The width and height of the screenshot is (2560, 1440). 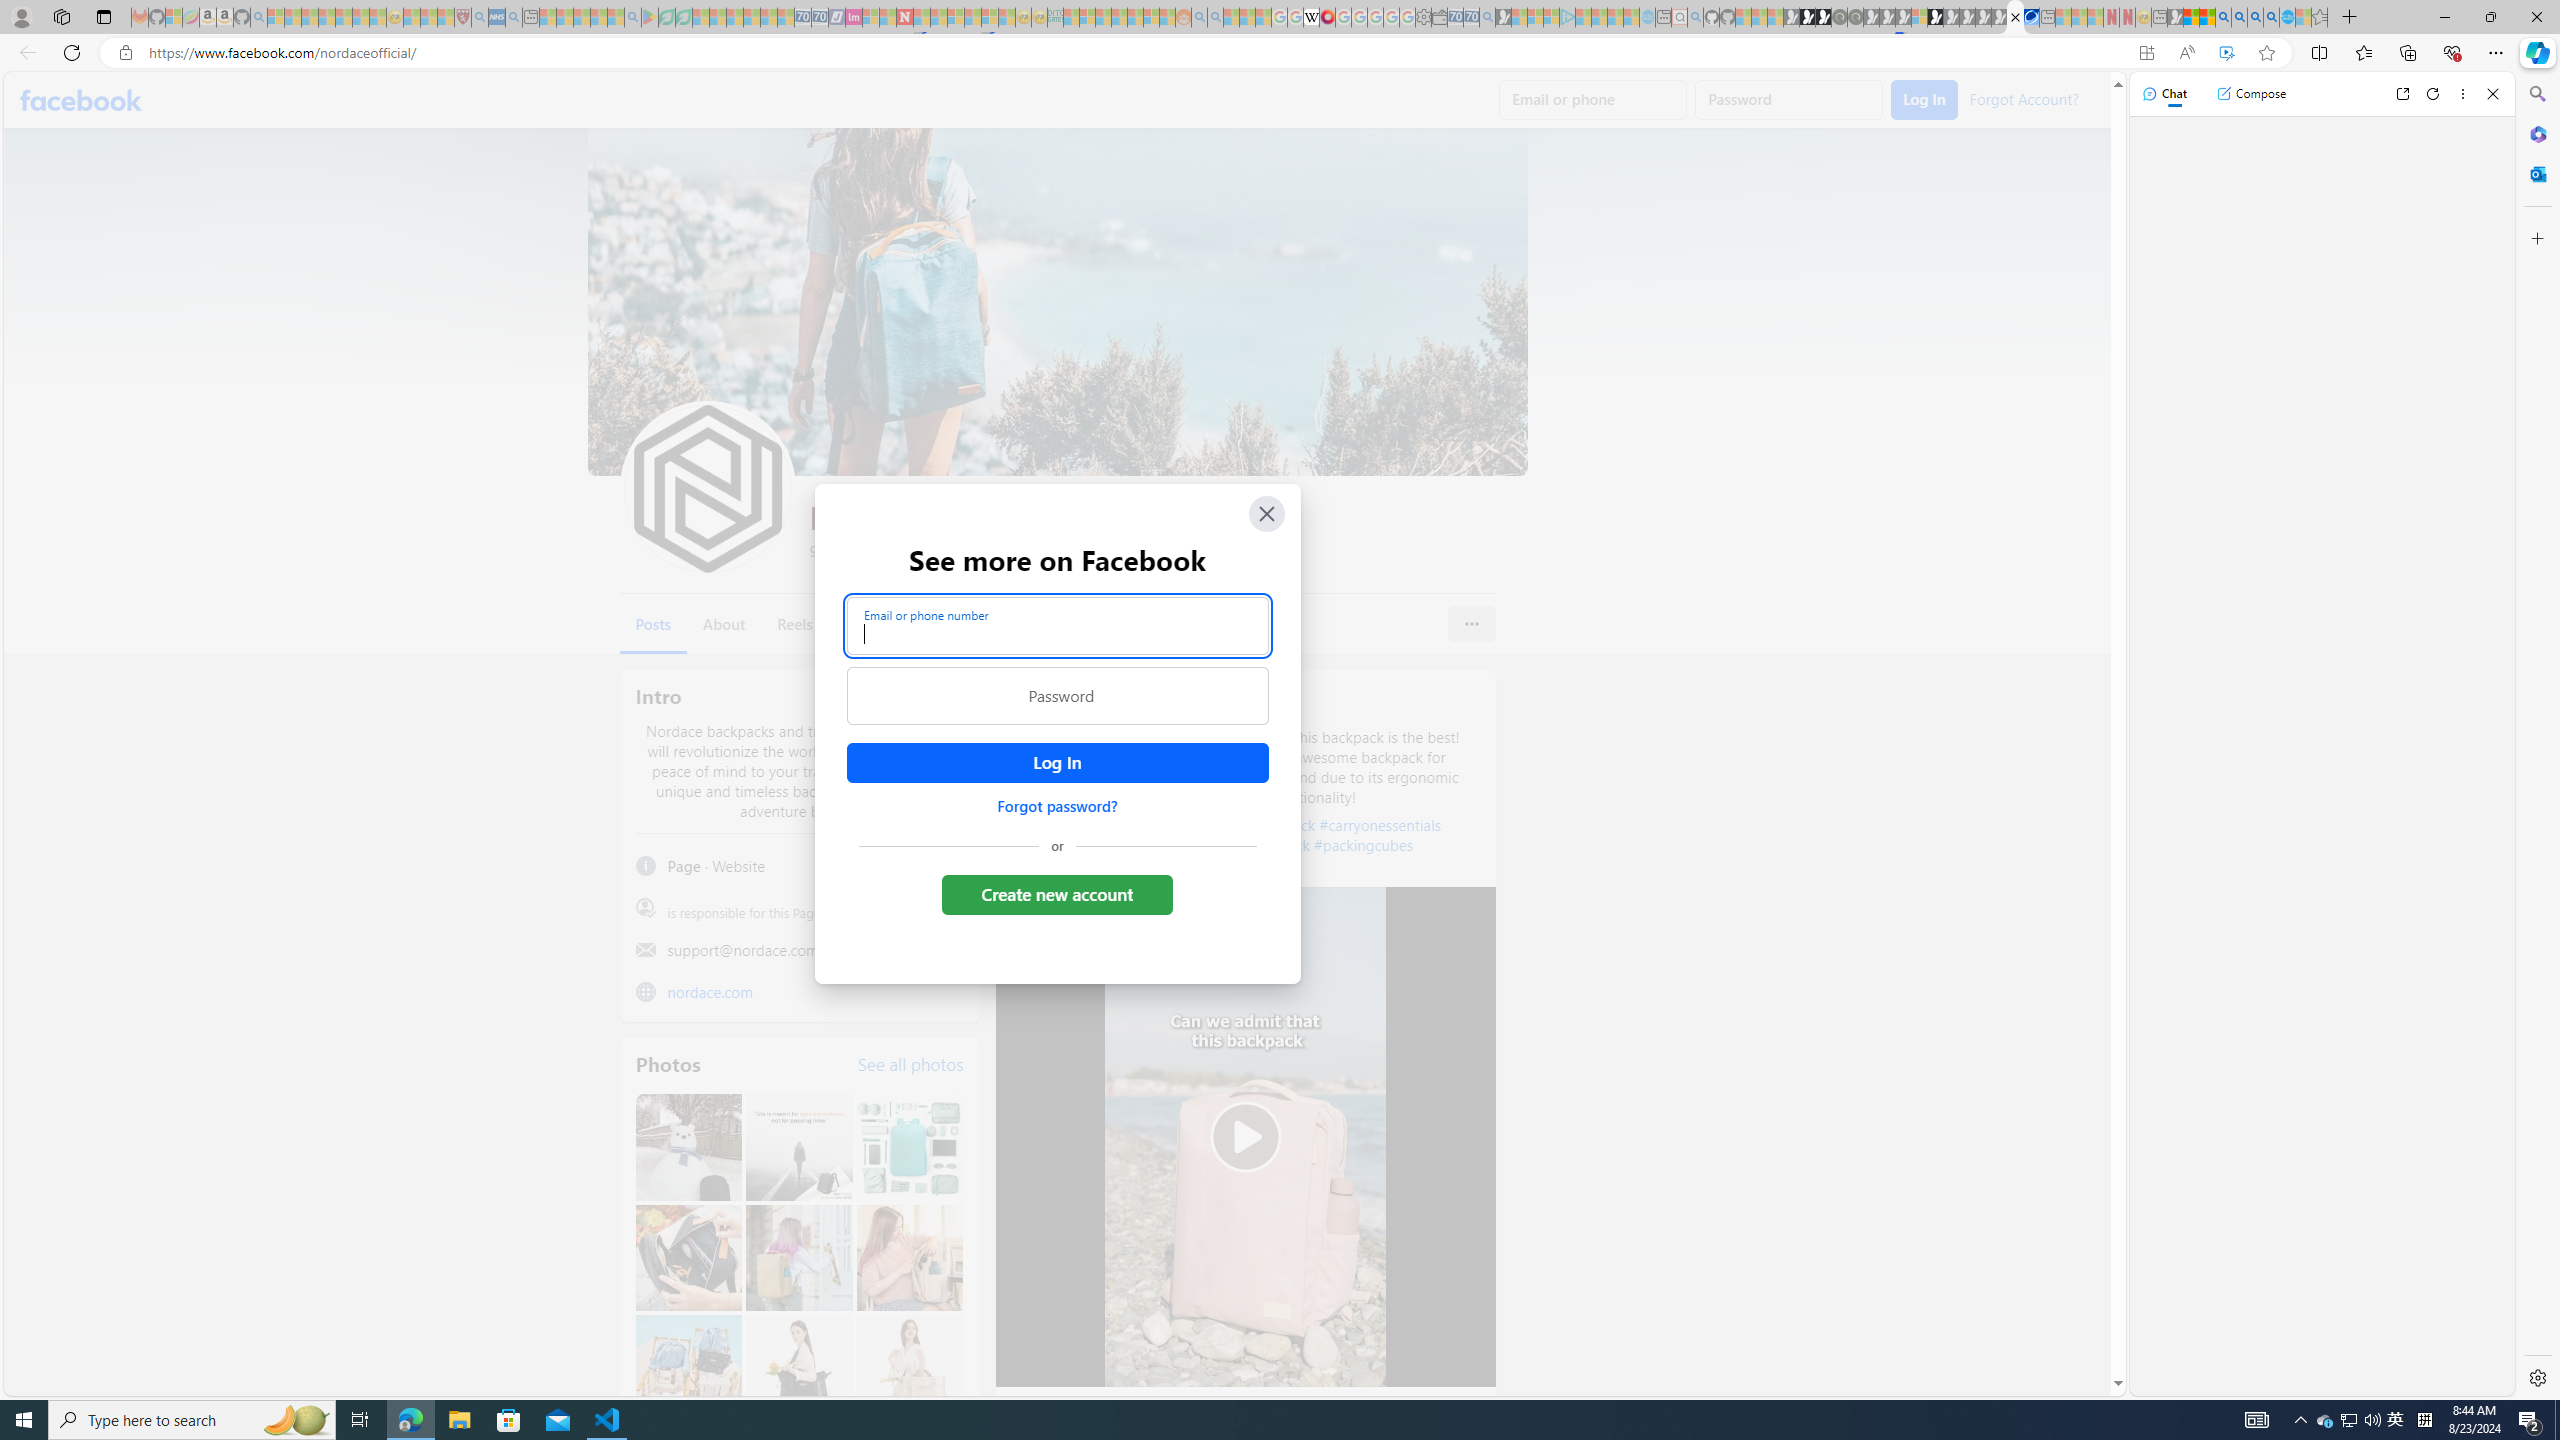 What do you see at coordinates (2030, 16) in the screenshot?
I see `'AirNow.gov'` at bounding box center [2030, 16].